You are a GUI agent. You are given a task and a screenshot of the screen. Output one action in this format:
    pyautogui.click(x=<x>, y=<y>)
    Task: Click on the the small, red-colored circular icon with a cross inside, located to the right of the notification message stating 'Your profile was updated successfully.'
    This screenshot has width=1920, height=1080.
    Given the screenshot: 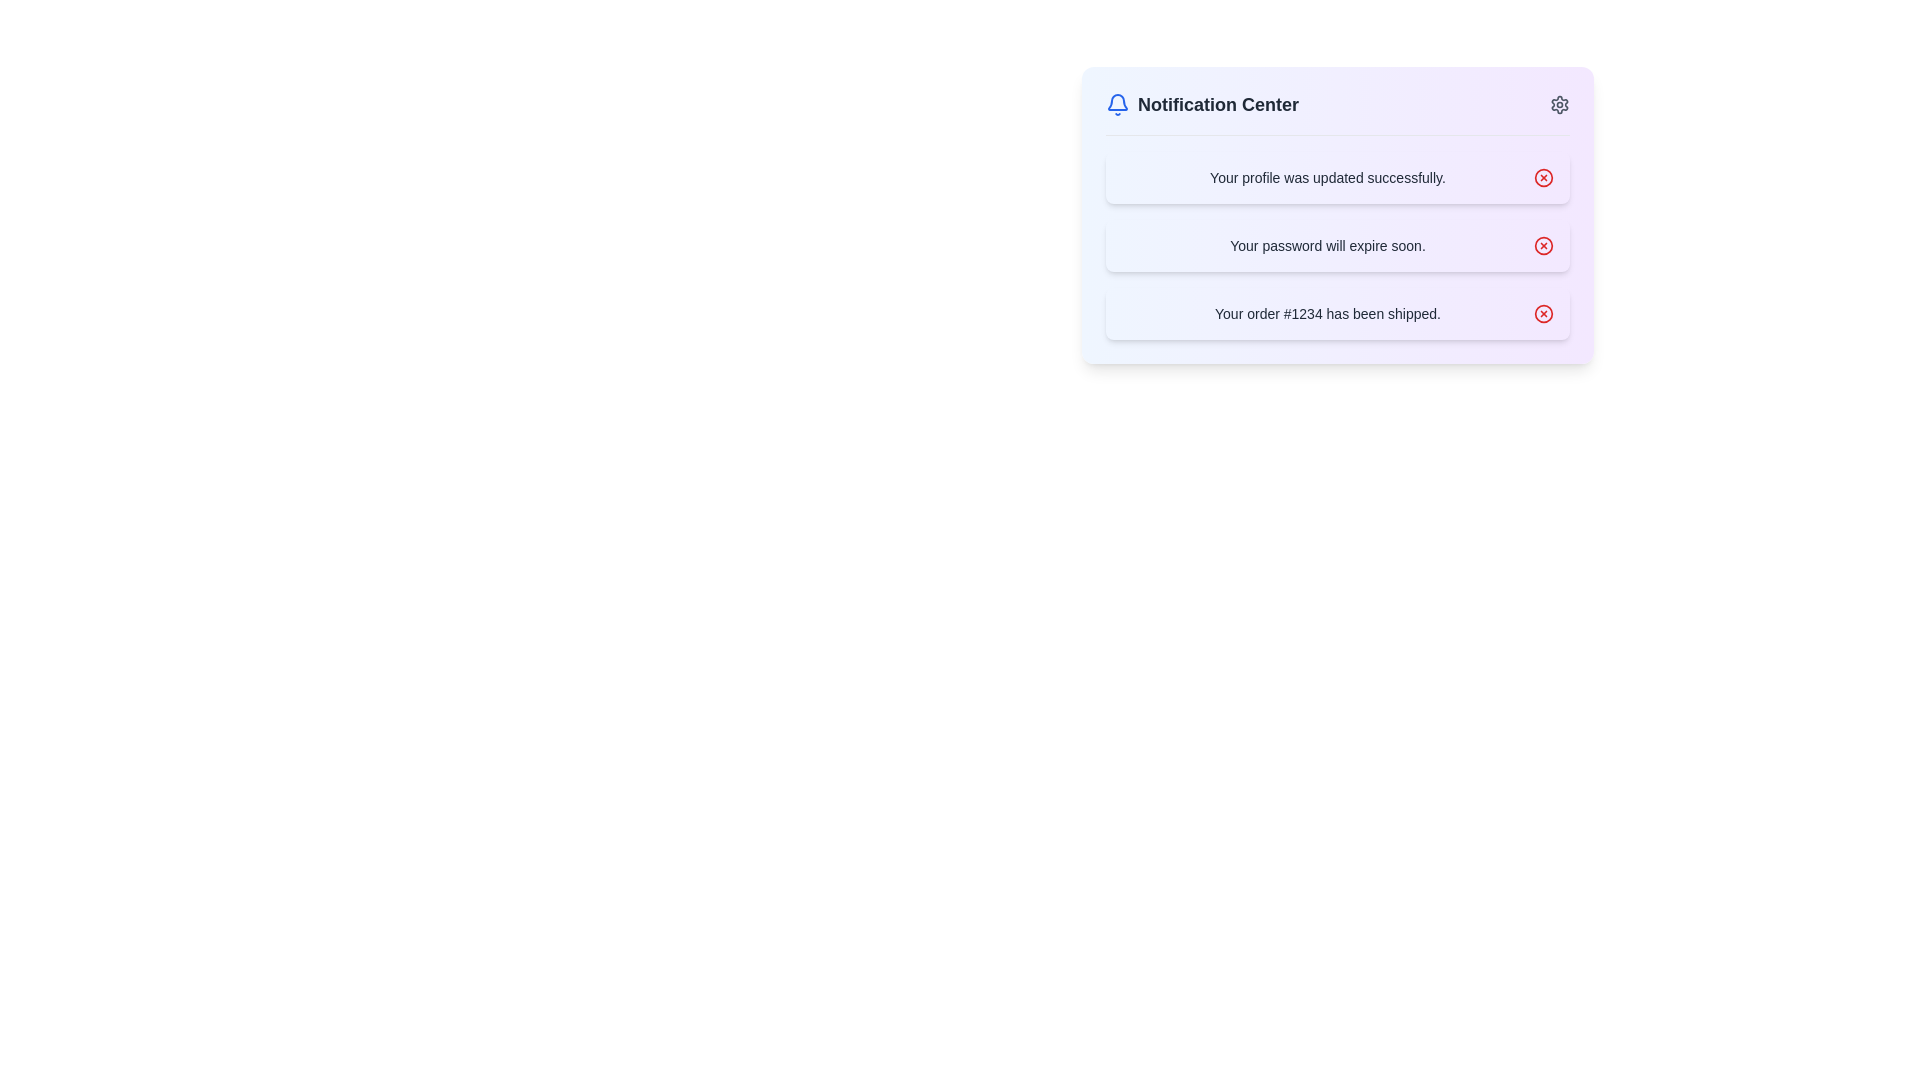 What is the action you would take?
    pyautogui.click(x=1543, y=176)
    